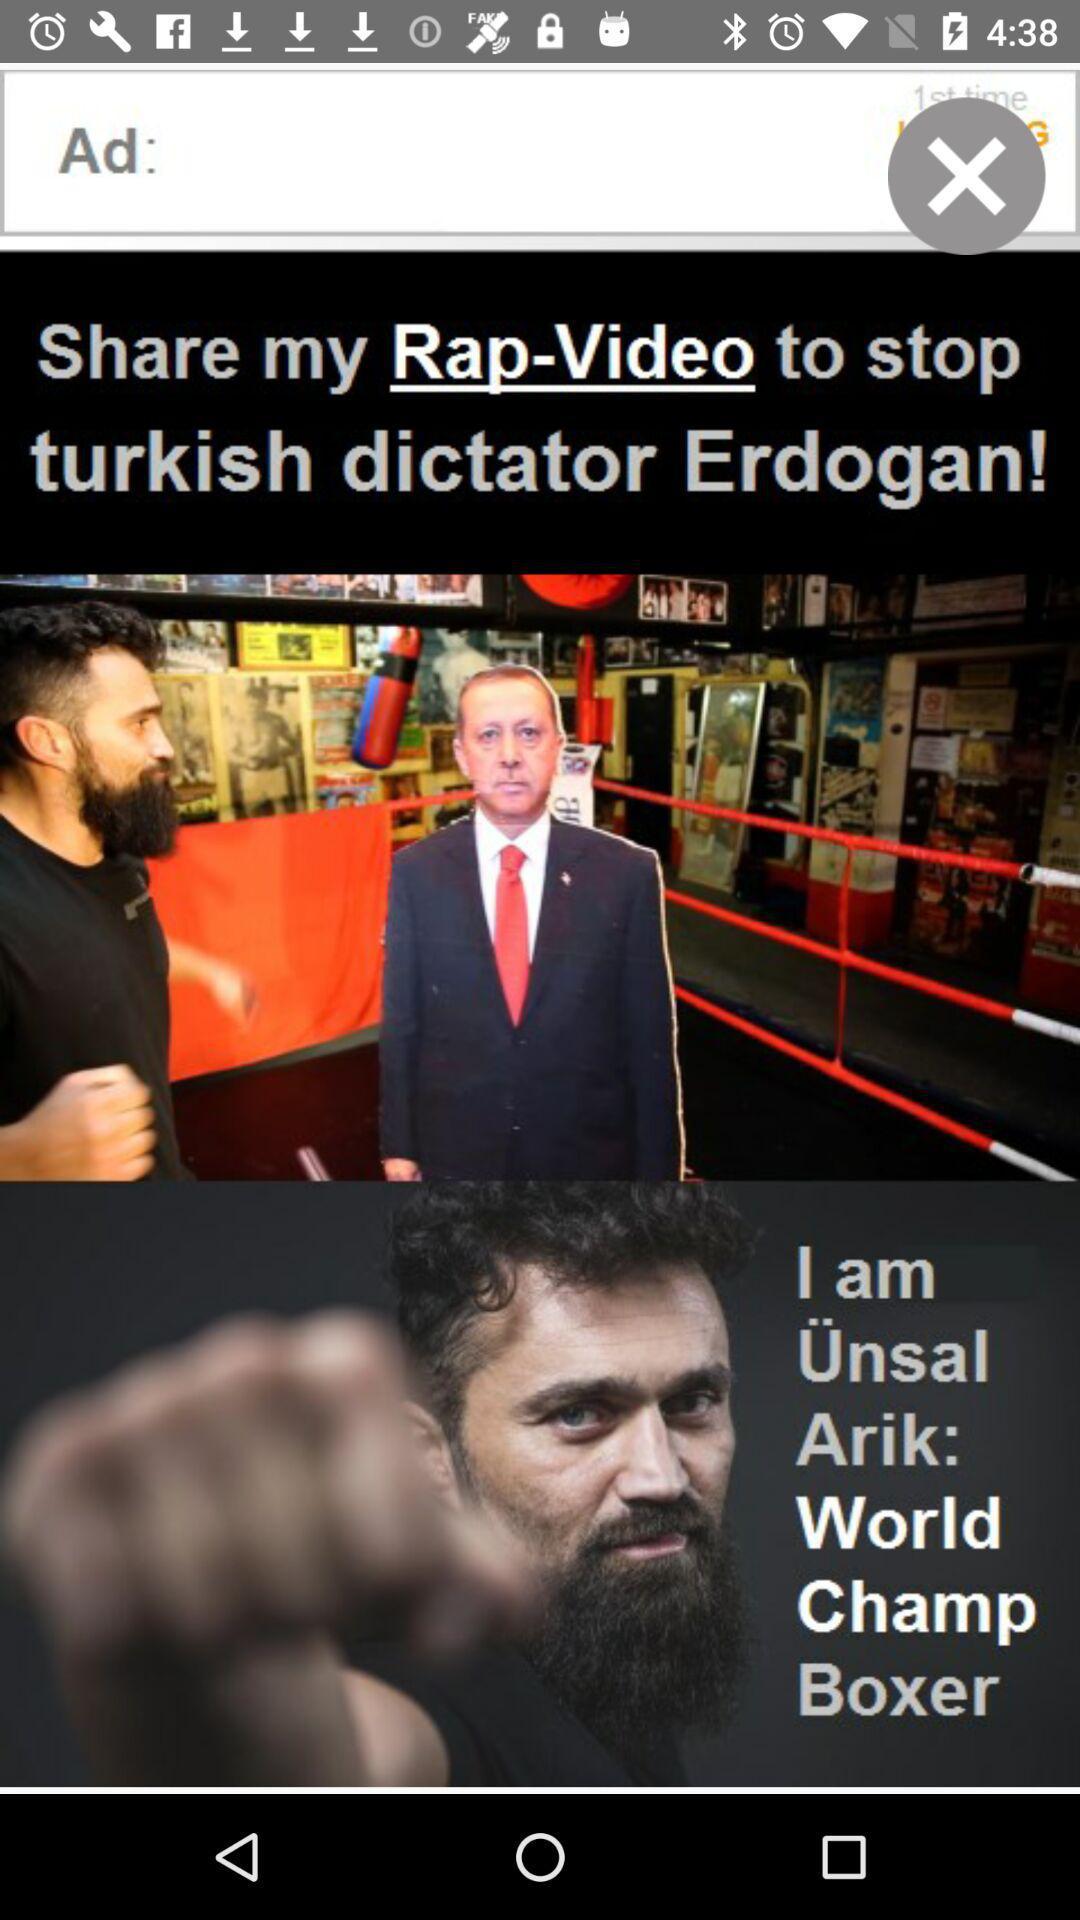 This screenshot has height=1920, width=1080. What do you see at coordinates (540, 927) in the screenshot?
I see `the icon at the center` at bounding box center [540, 927].